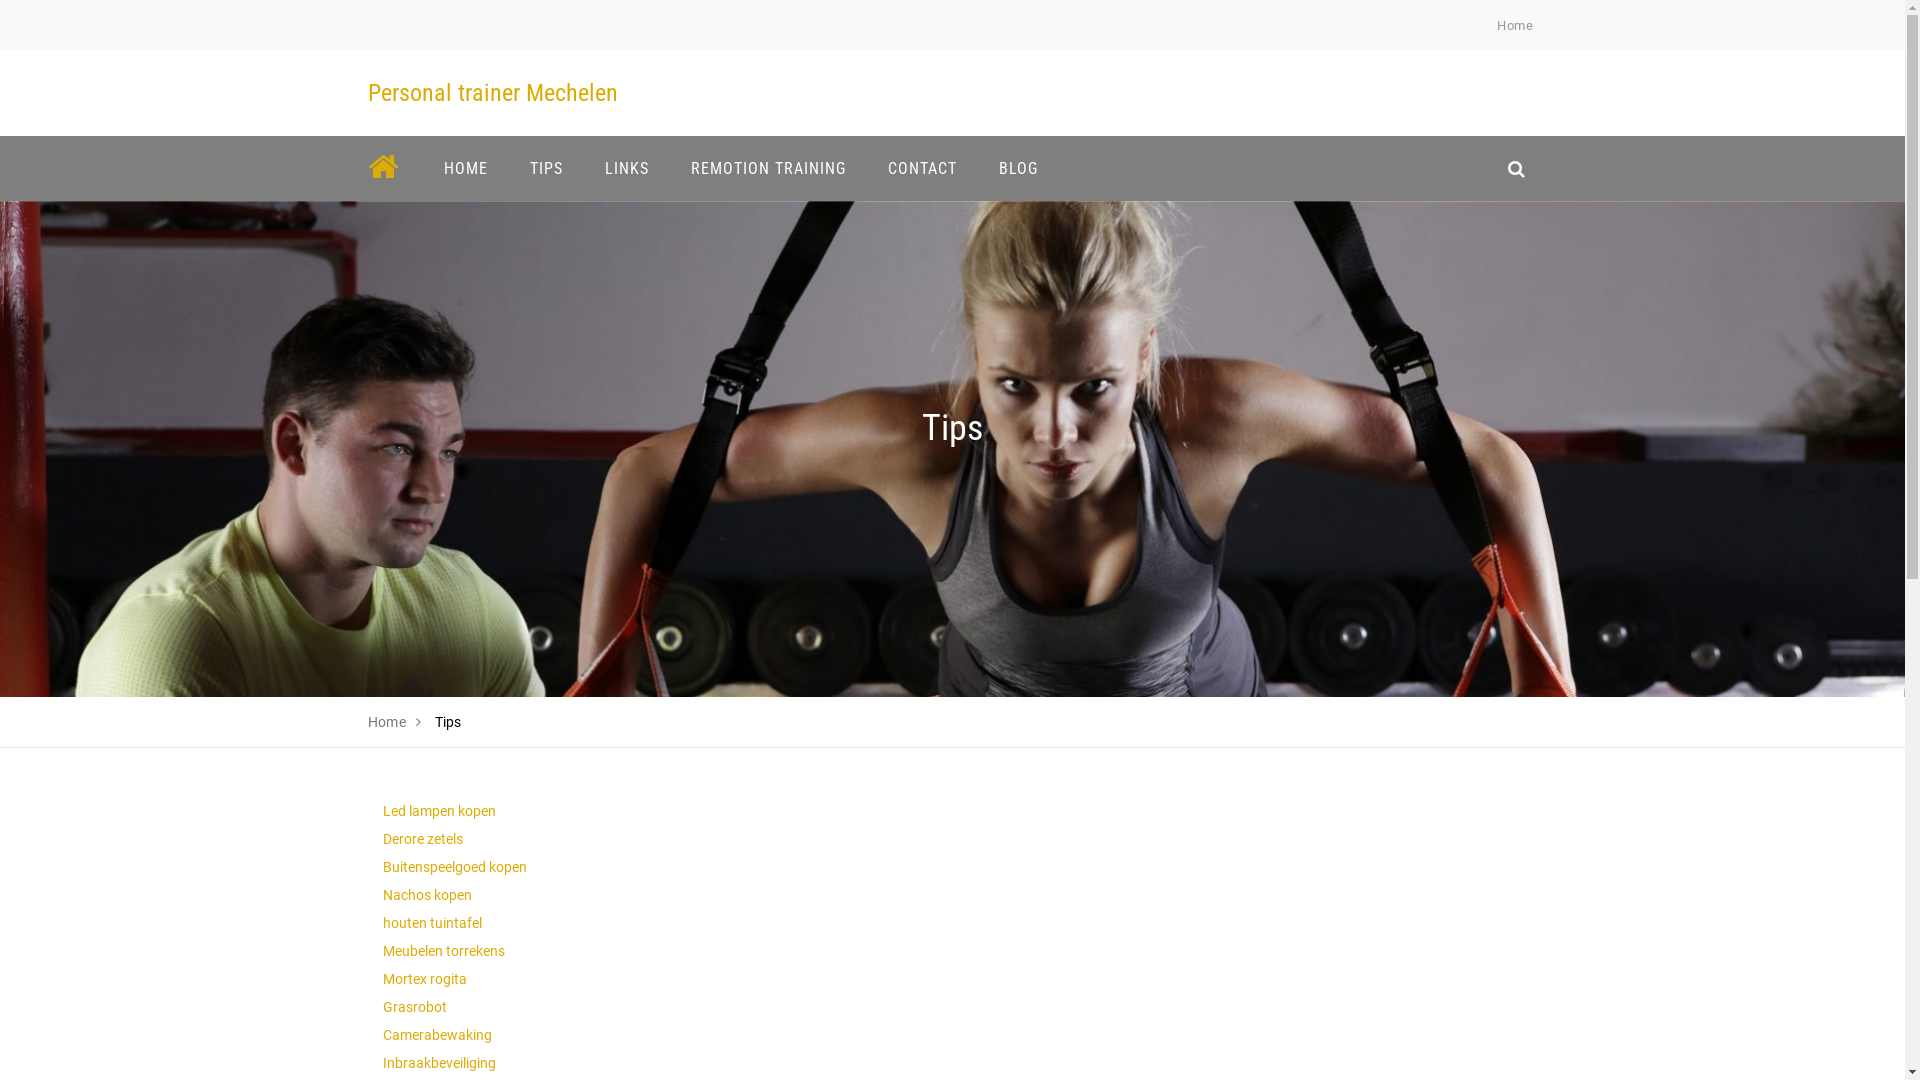 The width and height of the screenshot is (1920, 1080). I want to click on 'Led lampen kopen', so click(437, 810).